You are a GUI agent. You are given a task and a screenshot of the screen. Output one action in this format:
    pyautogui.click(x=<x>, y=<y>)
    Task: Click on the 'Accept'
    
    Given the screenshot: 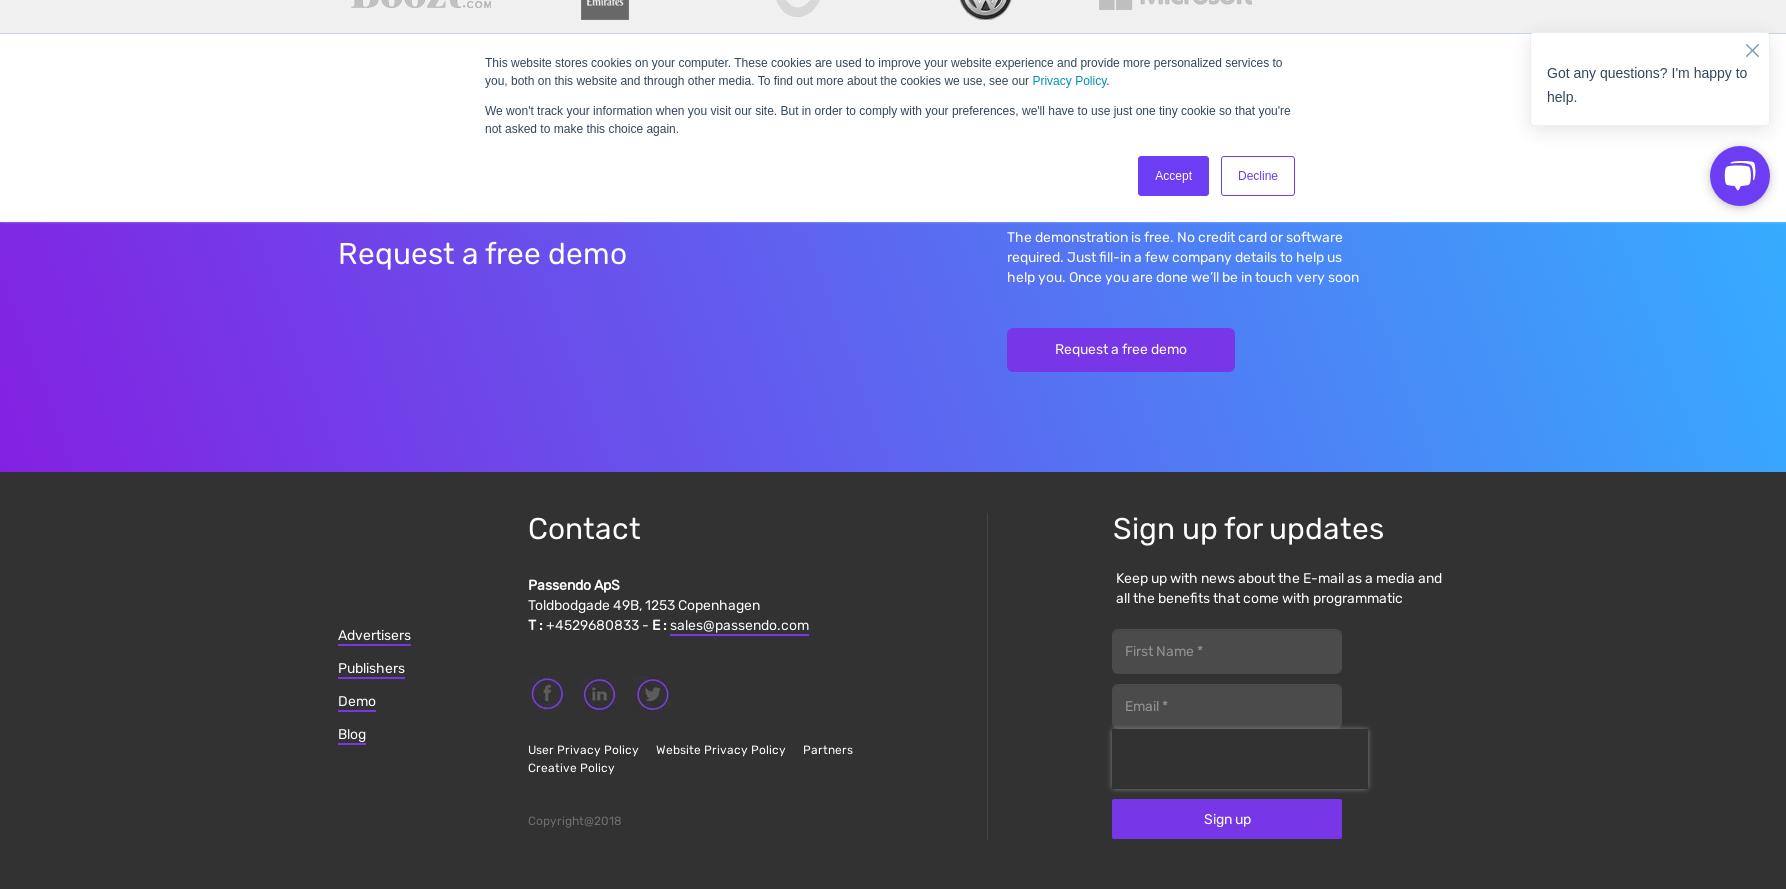 What is the action you would take?
    pyautogui.click(x=1154, y=176)
    